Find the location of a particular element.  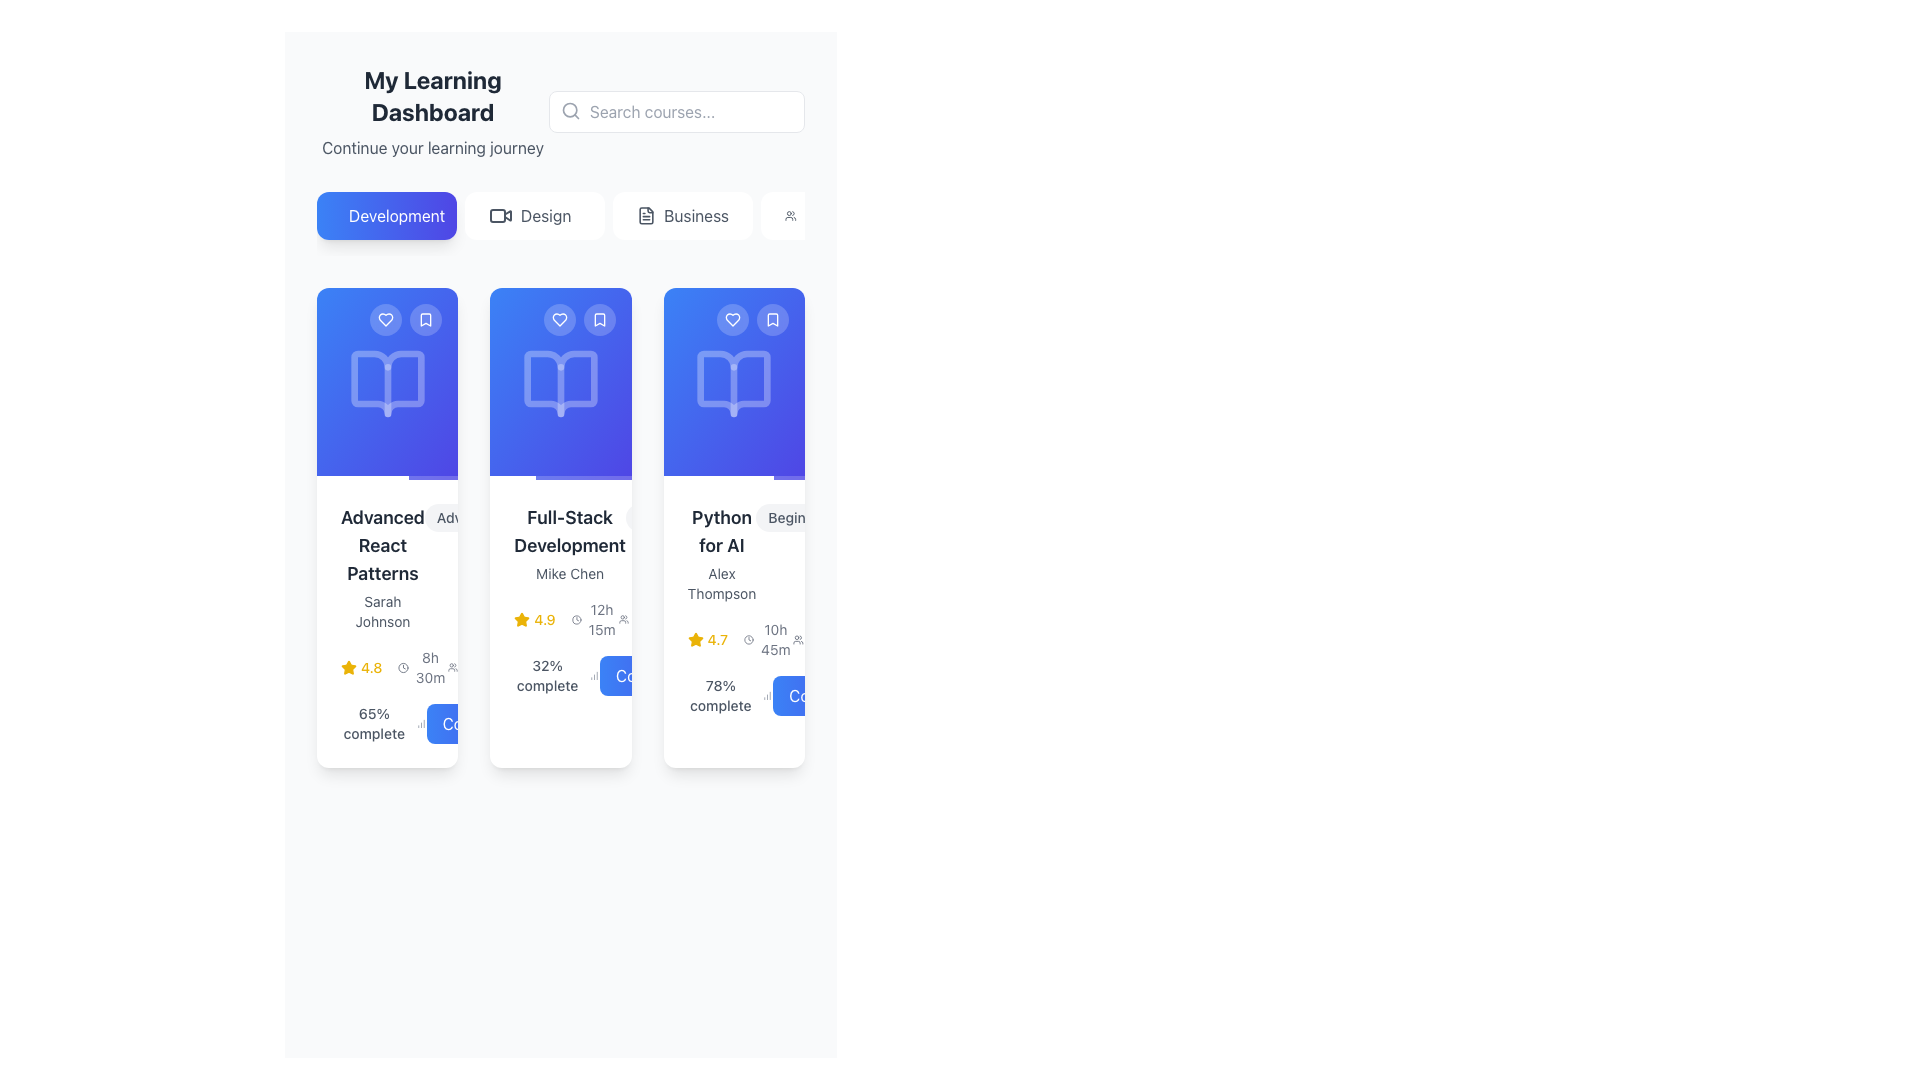

the heart icon within the circular button on the second card to favorite the course is located at coordinates (559, 319).